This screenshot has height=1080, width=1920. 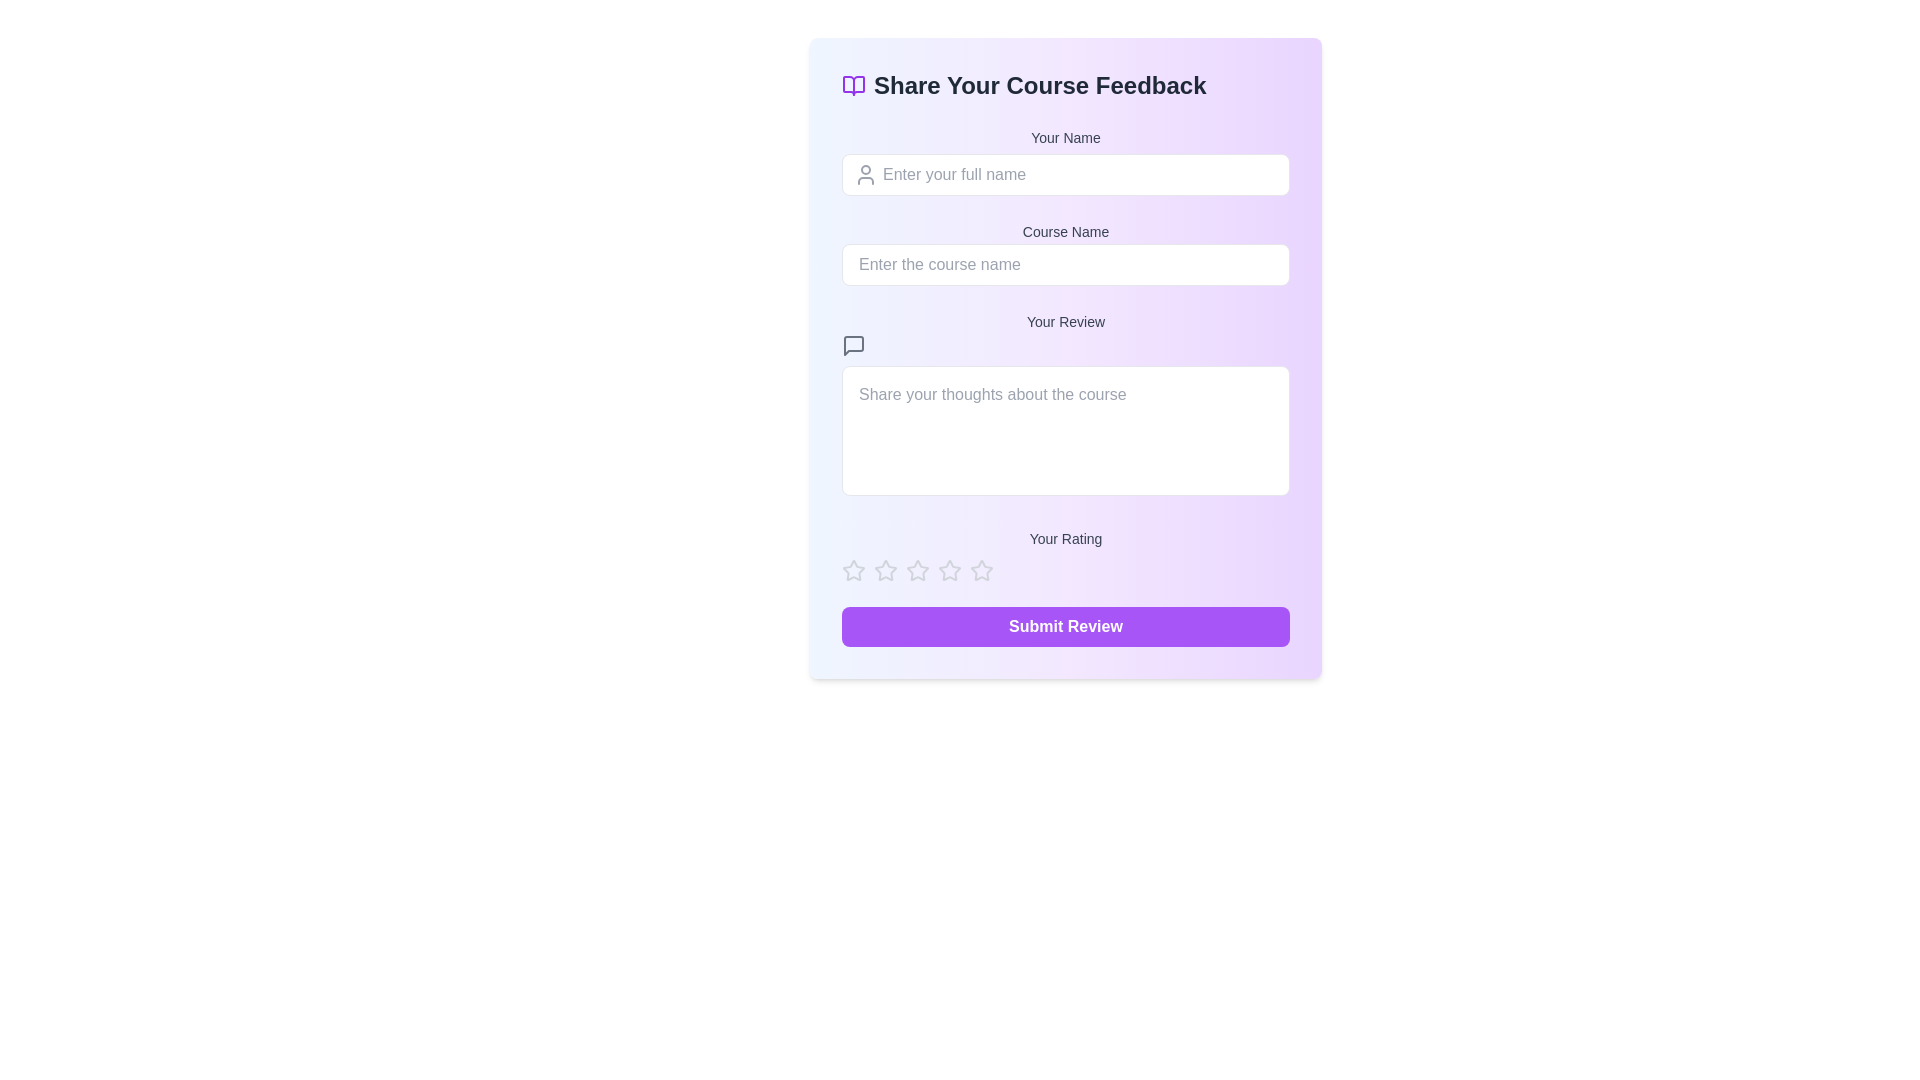 I want to click on the first star in the 'Your Rating' section, so click(x=885, y=570).